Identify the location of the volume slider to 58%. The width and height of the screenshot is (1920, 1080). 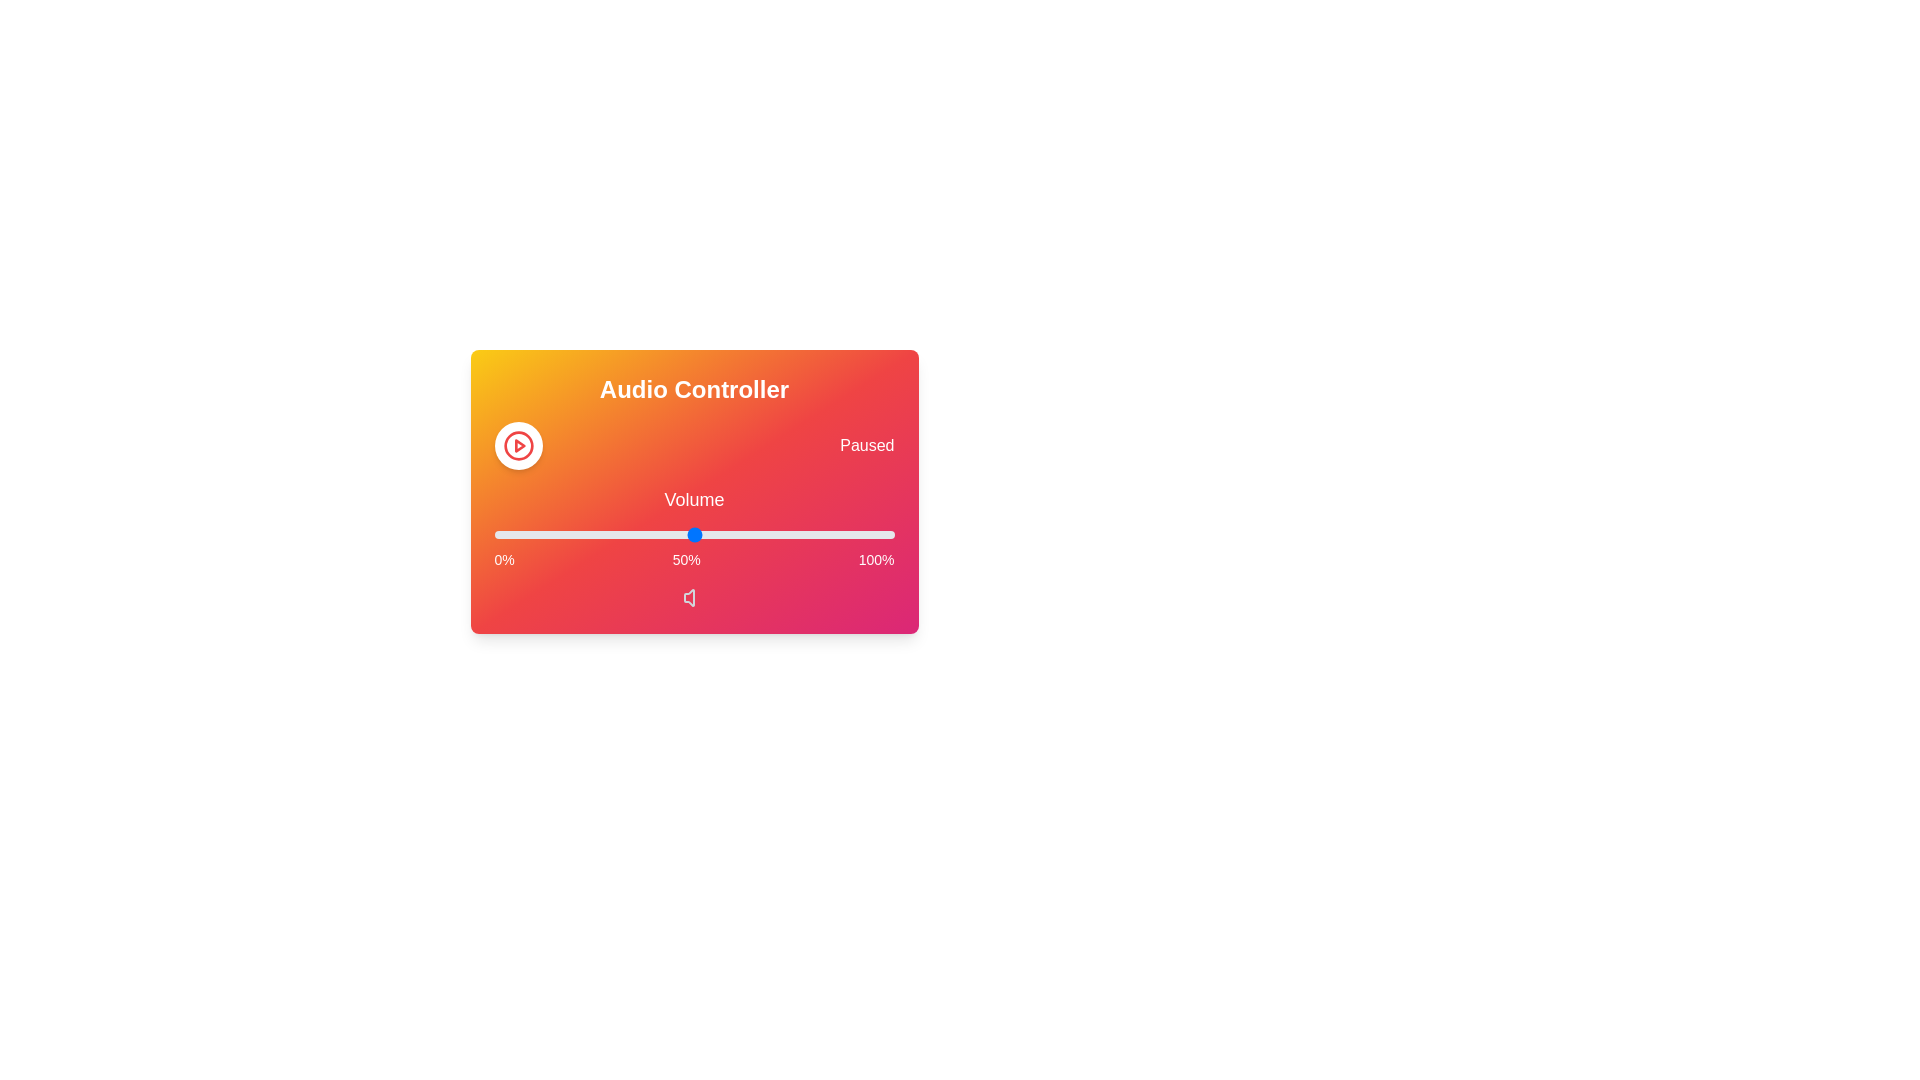
(725, 534).